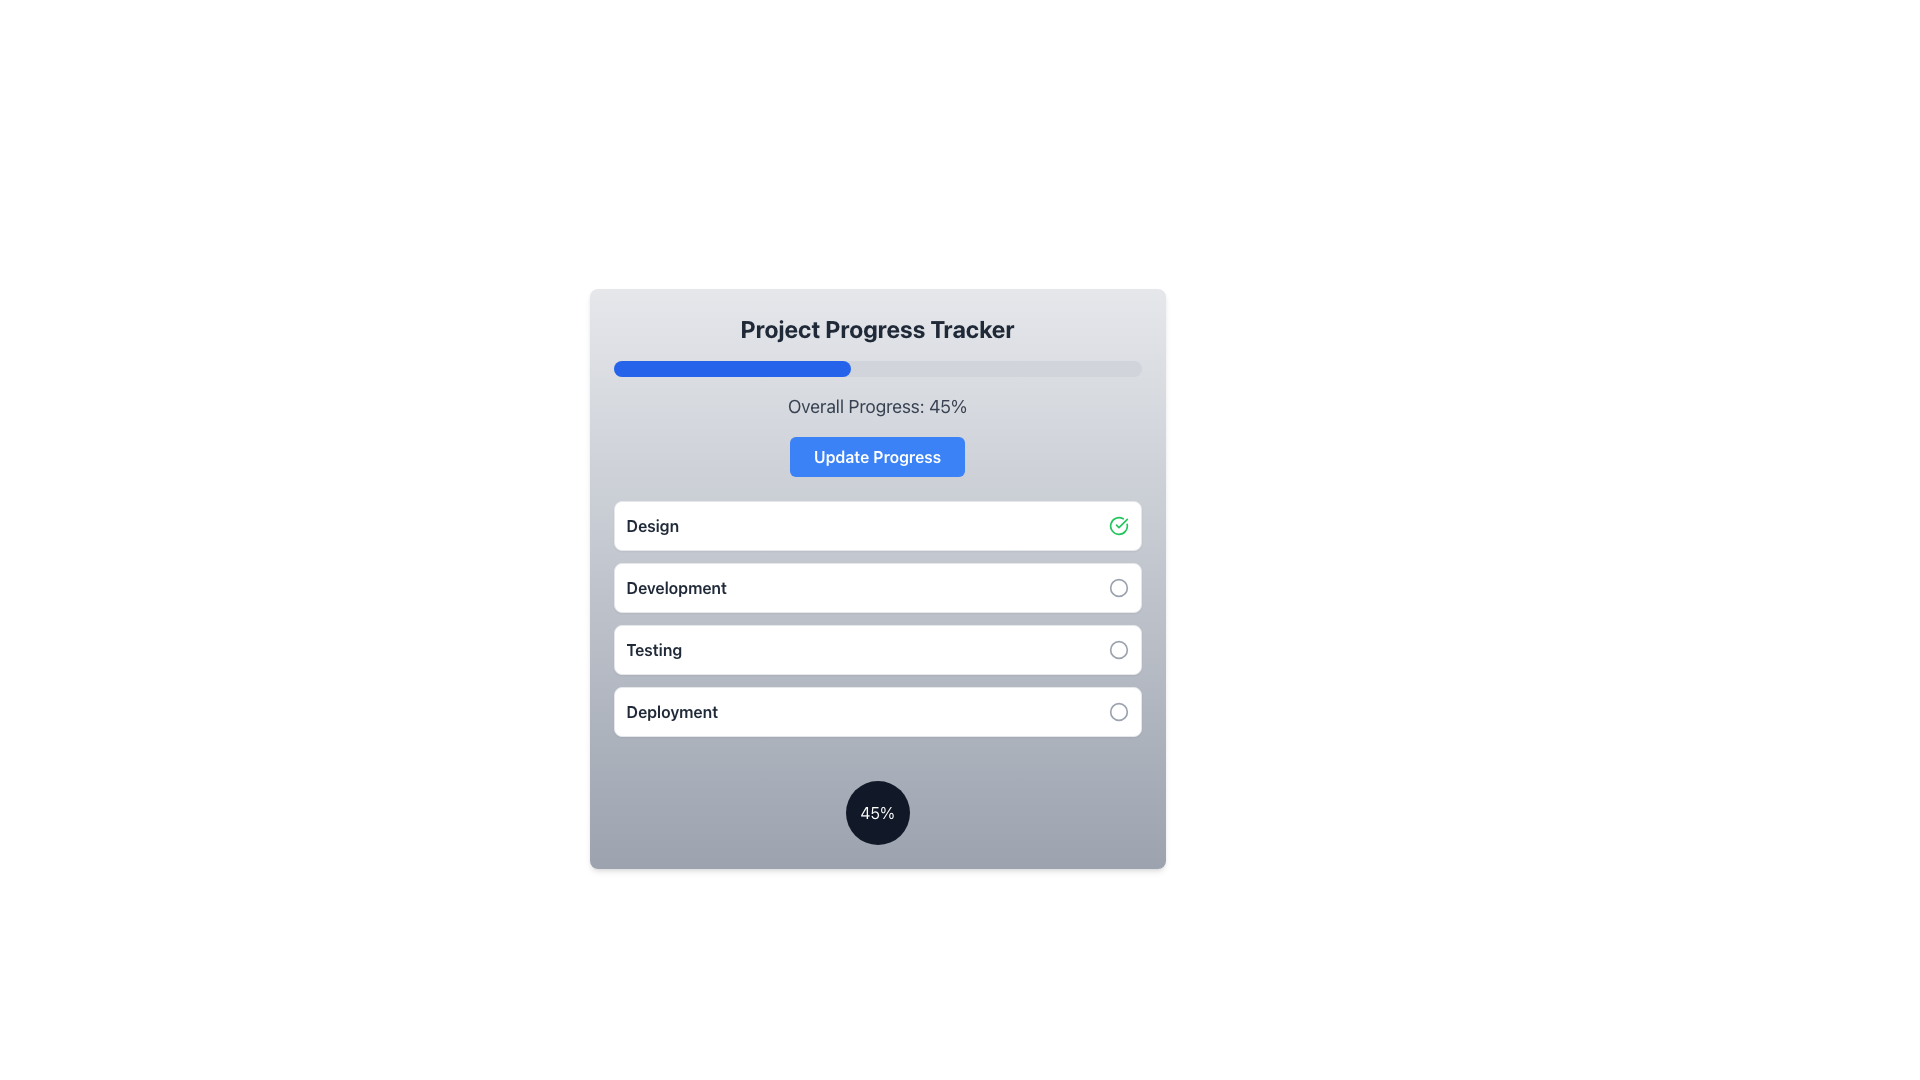  I want to click on the text display representing the overall progress percentage, which is prominently presented within a decorative circle located in the 'Project Progress Tracker' section beneath 'Deployment', so click(877, 813).